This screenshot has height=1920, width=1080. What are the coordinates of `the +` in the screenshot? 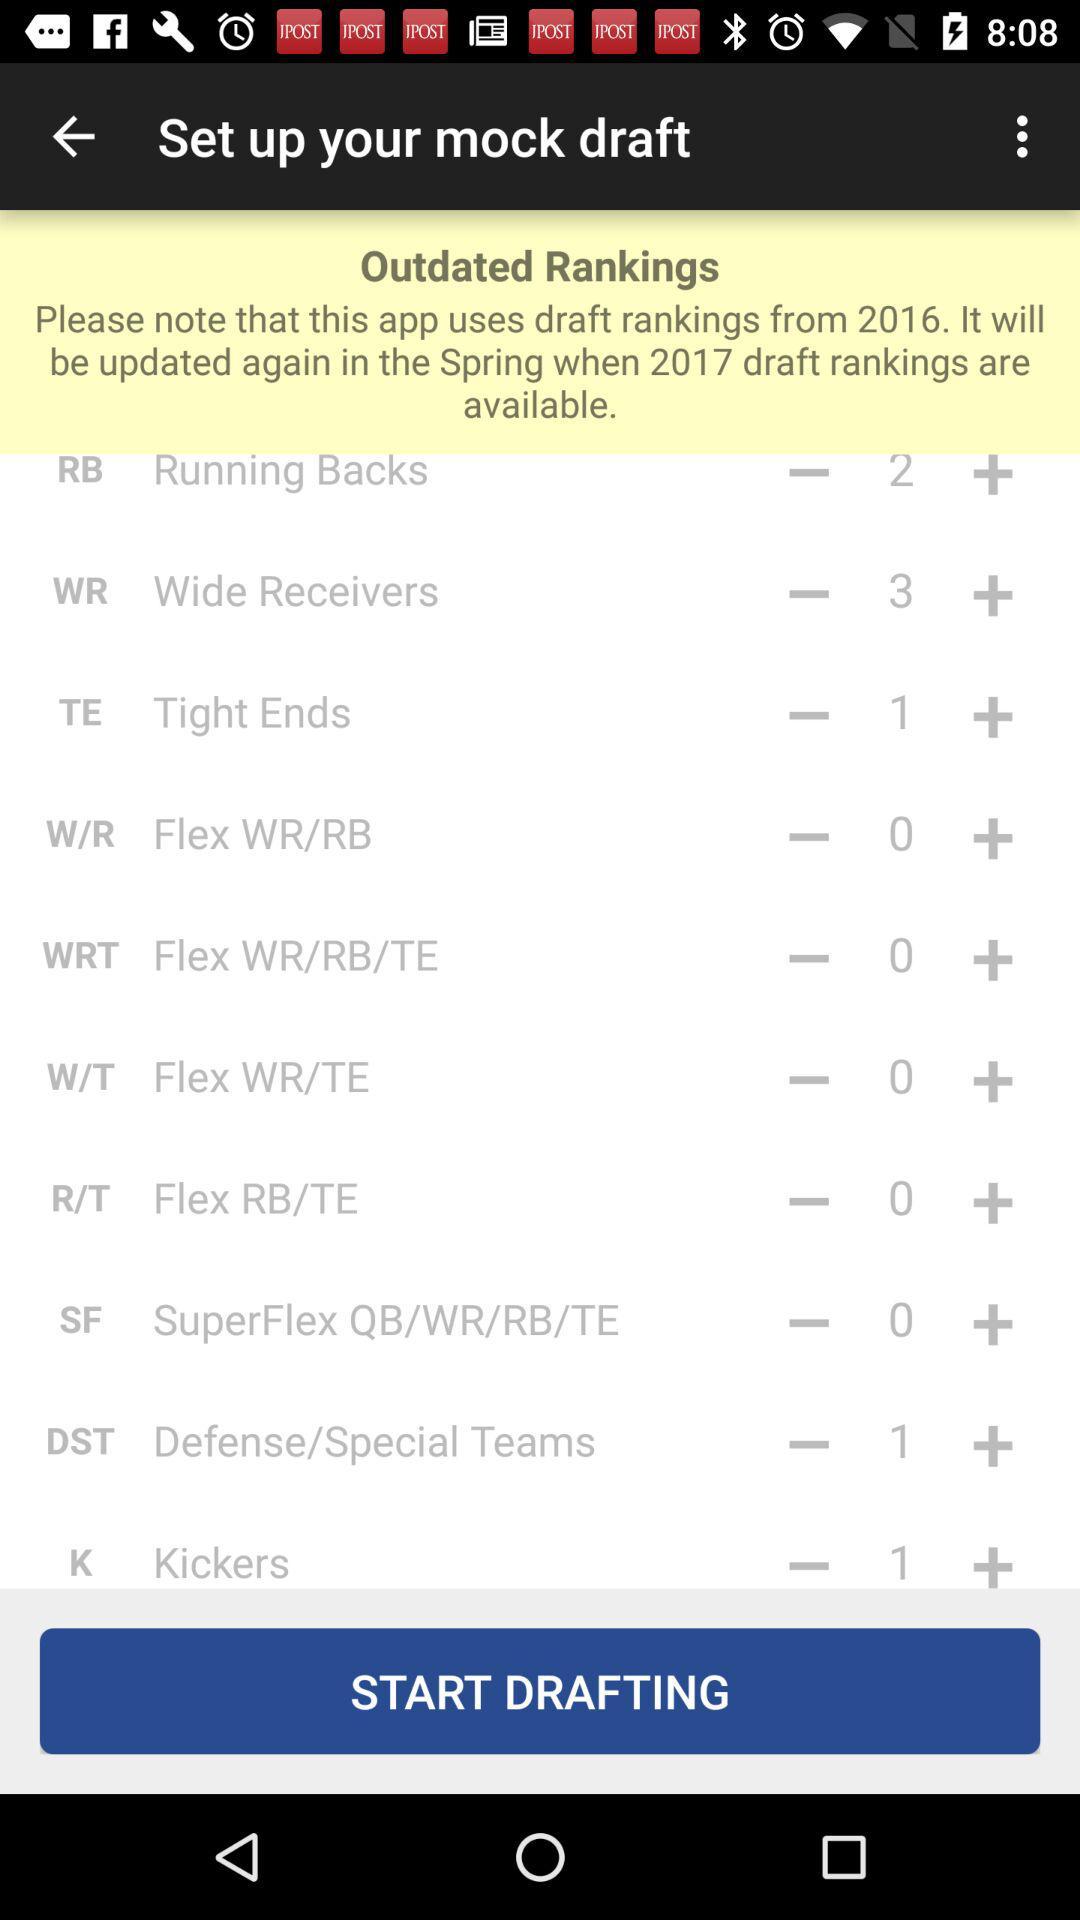 It's located at (992, 710).